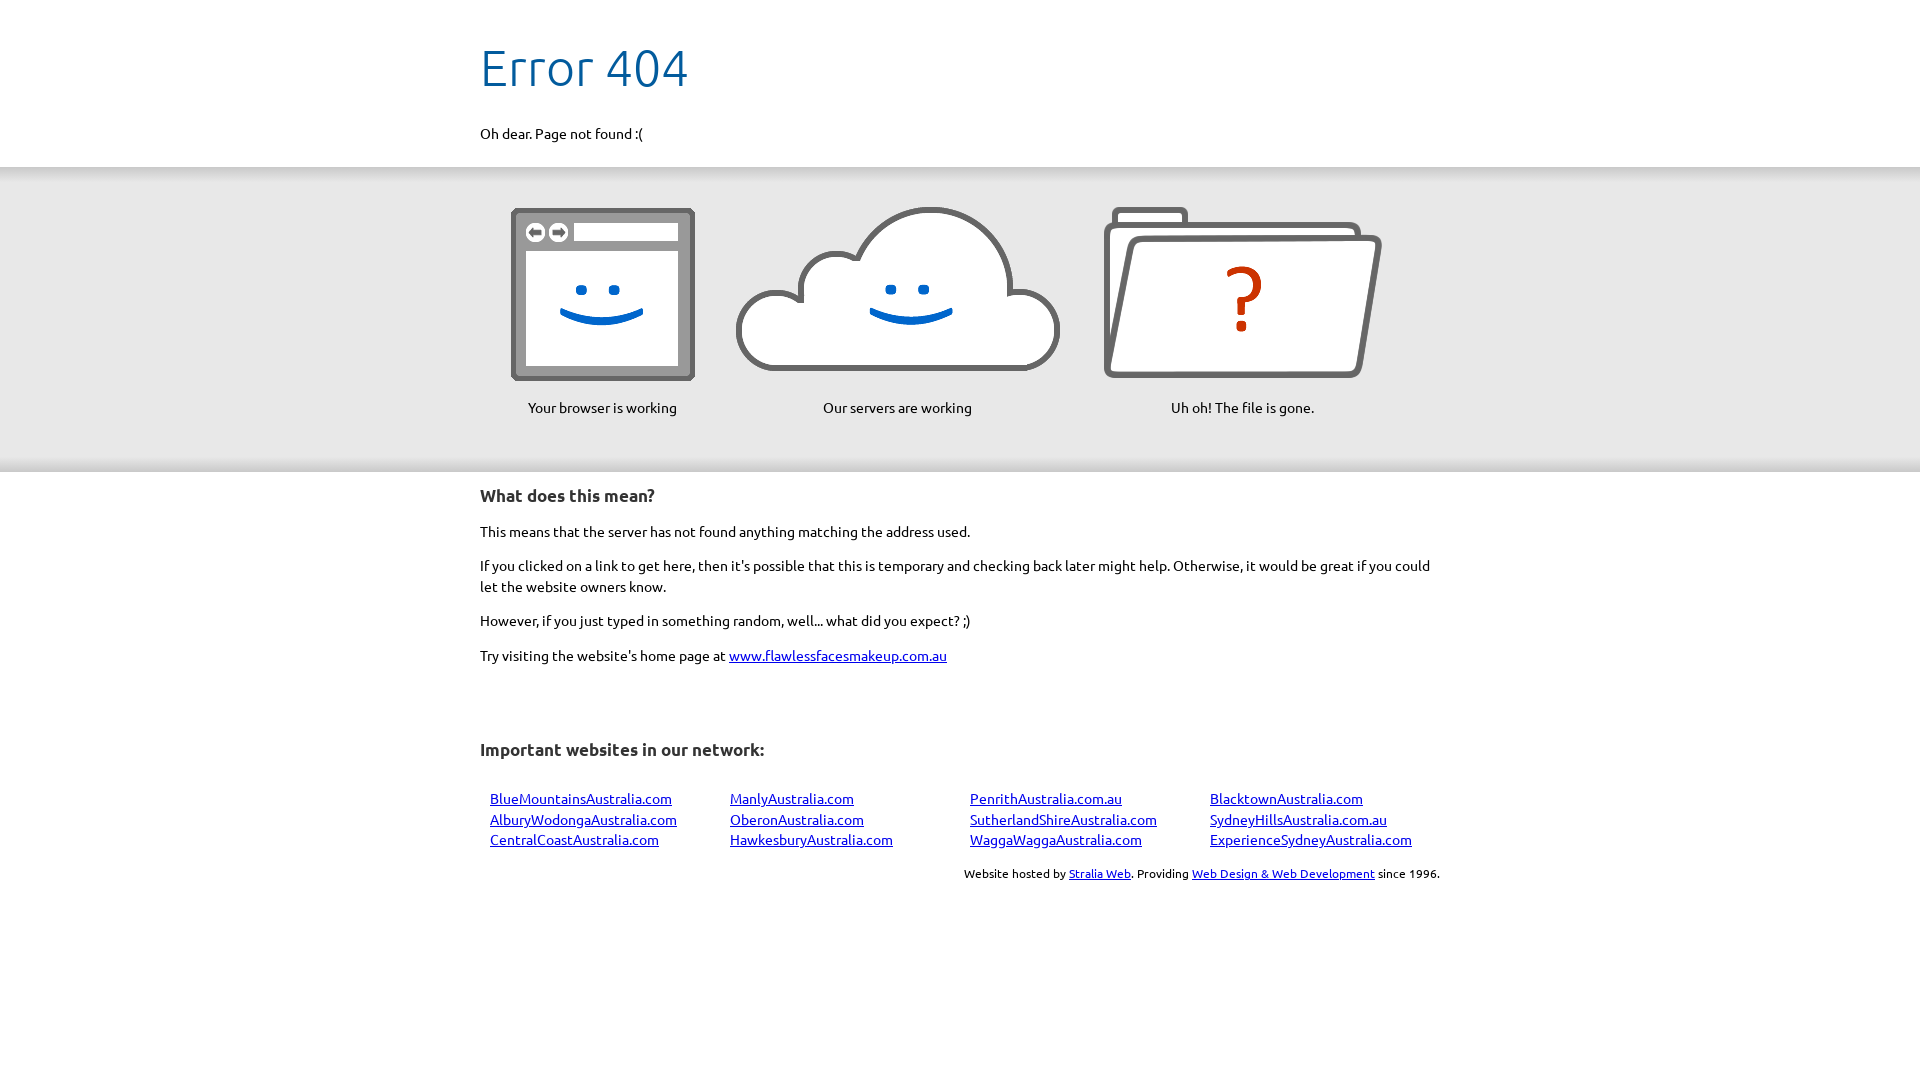 This screenshot has height=1080, width=1920. Describe the element at coordinates (579, 797) in the screenshot. I see `'BlueMountainsAustralia.com'` at that location.